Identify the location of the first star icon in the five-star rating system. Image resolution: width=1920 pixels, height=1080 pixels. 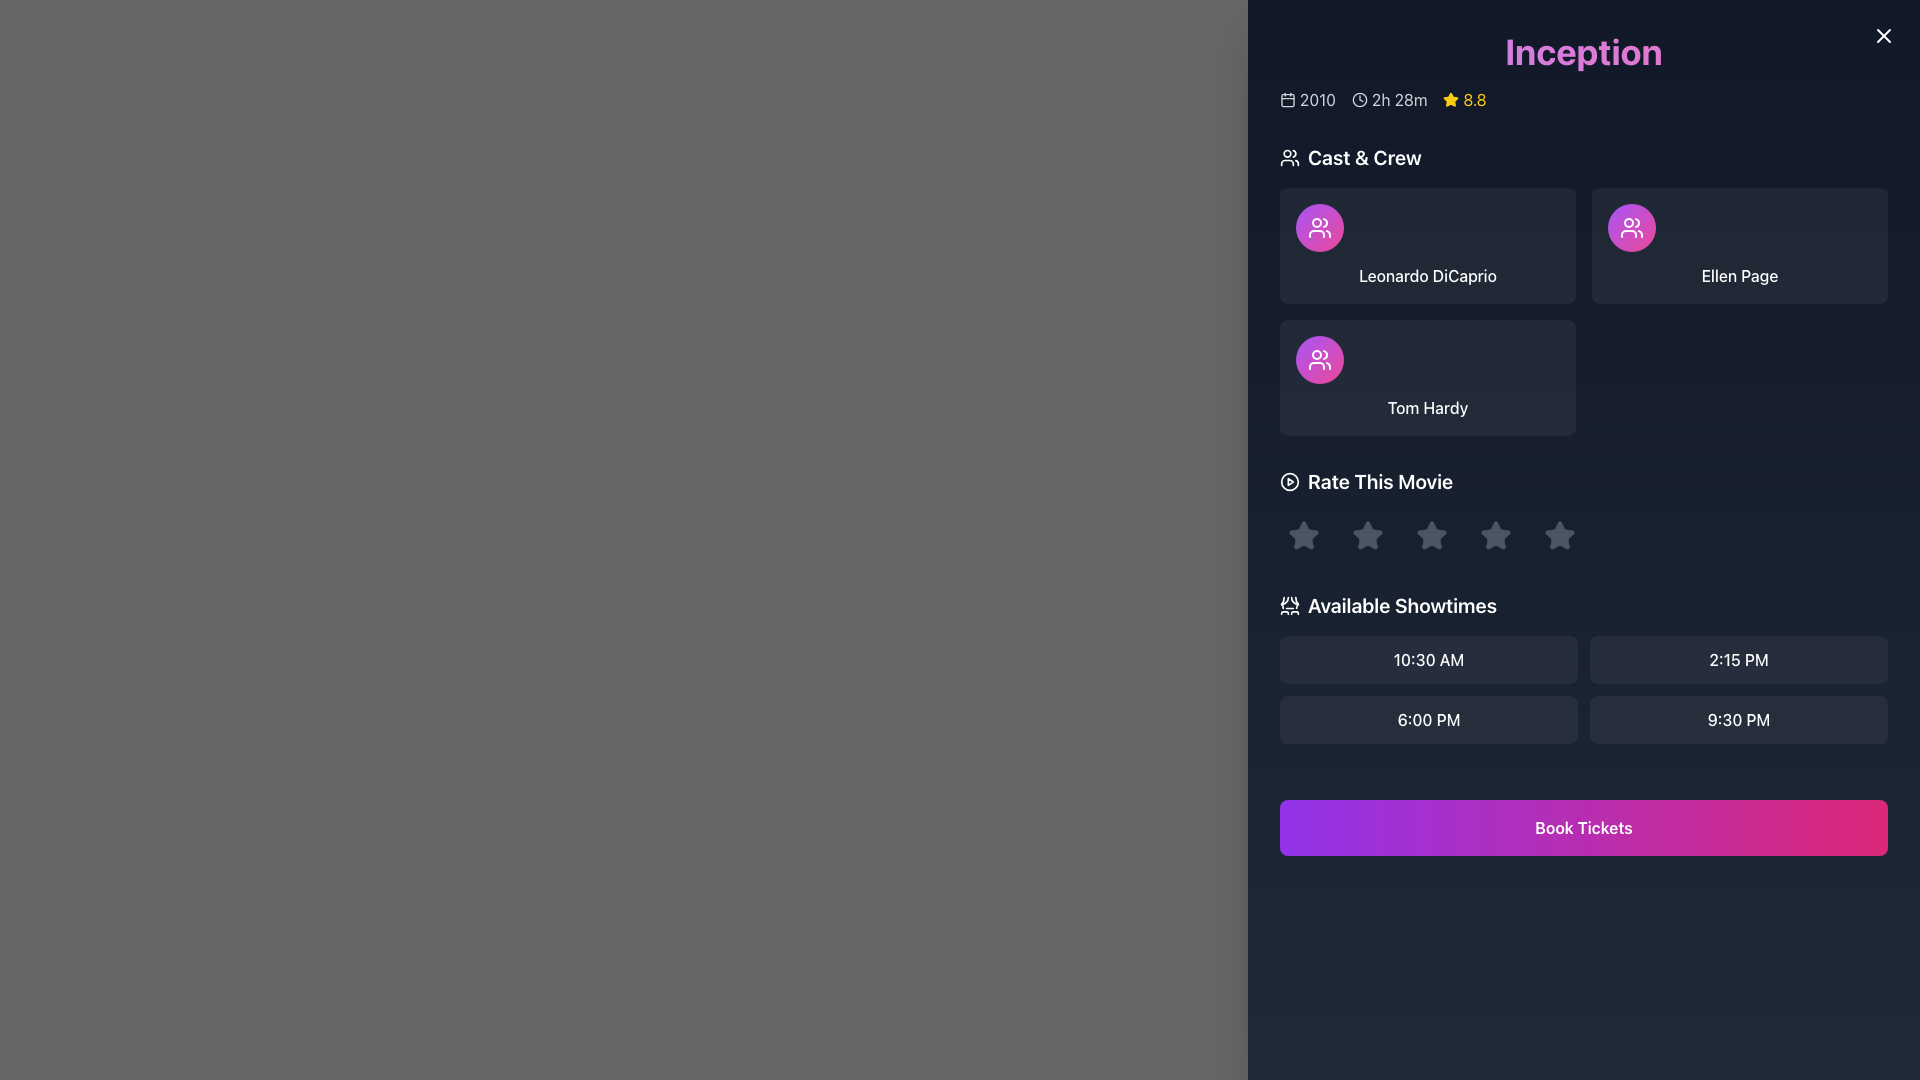
(1304, 534).